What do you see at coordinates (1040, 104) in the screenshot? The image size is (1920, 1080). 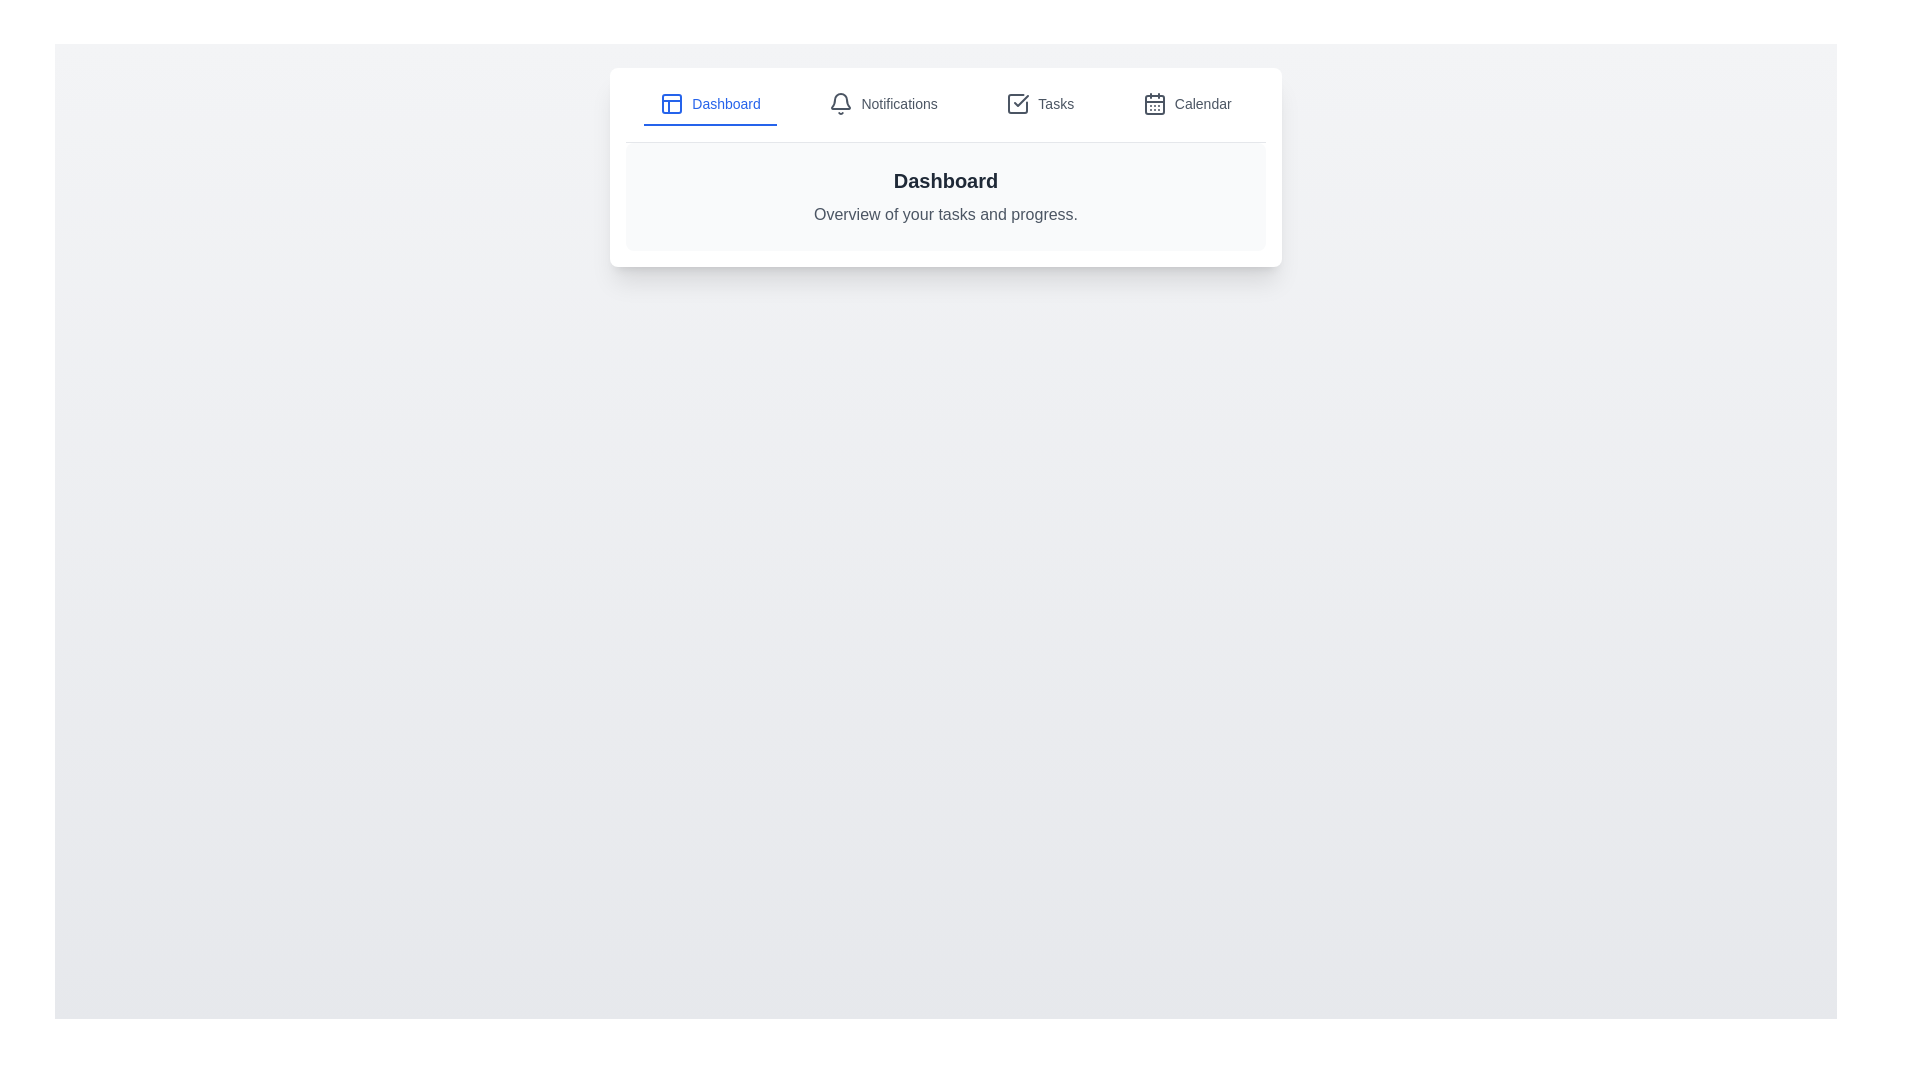 I see `the tab labeled Tasks` at bounding box center [1040, 104].